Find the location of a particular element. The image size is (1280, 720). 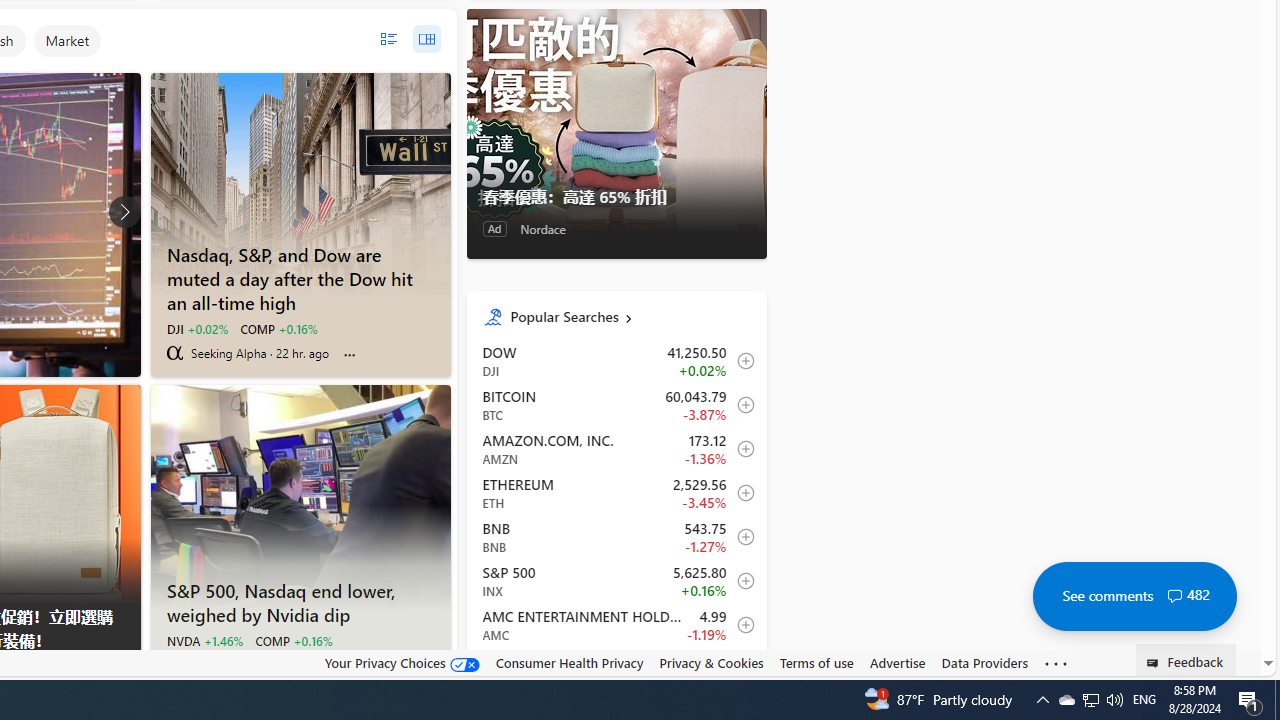

'Reuters' is located at coordinates (174, 664).